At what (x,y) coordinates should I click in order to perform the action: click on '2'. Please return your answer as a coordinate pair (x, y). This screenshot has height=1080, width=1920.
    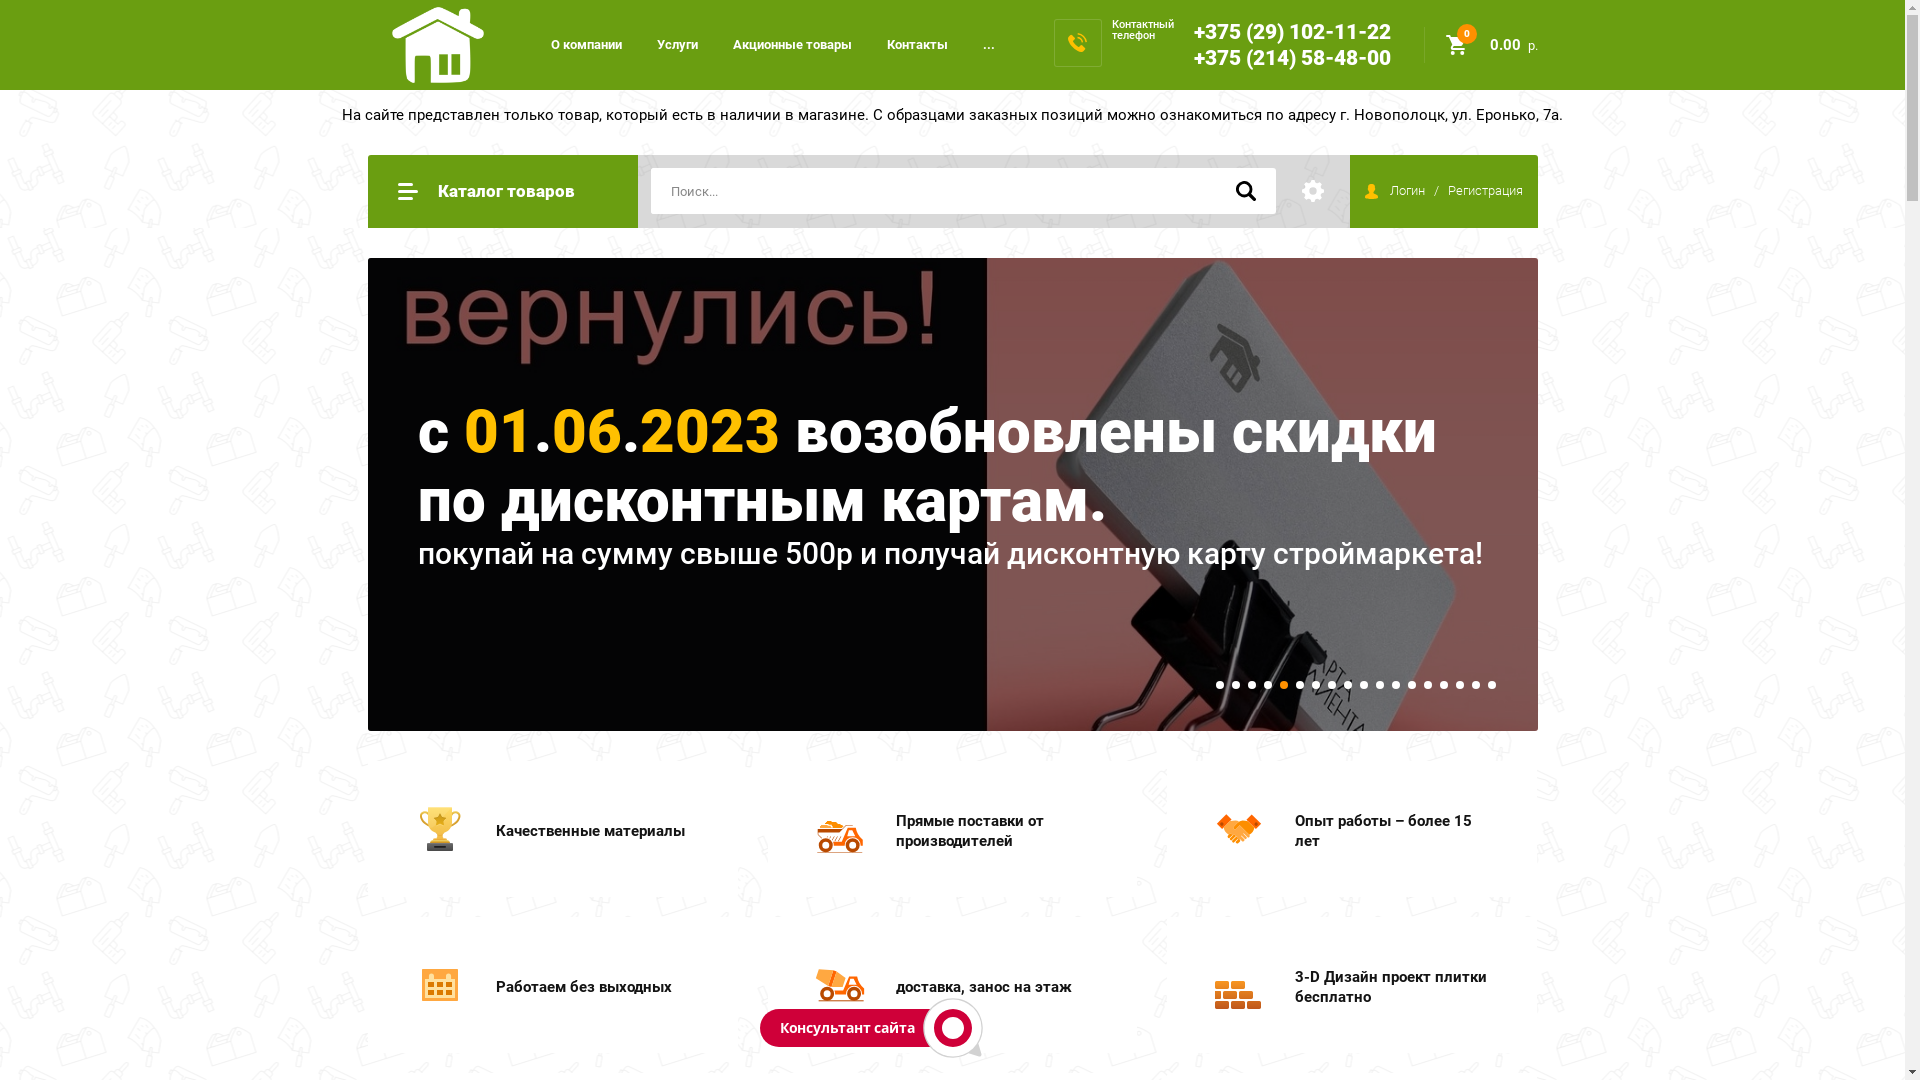
    Looking at the image, I should click on (1235, 684).